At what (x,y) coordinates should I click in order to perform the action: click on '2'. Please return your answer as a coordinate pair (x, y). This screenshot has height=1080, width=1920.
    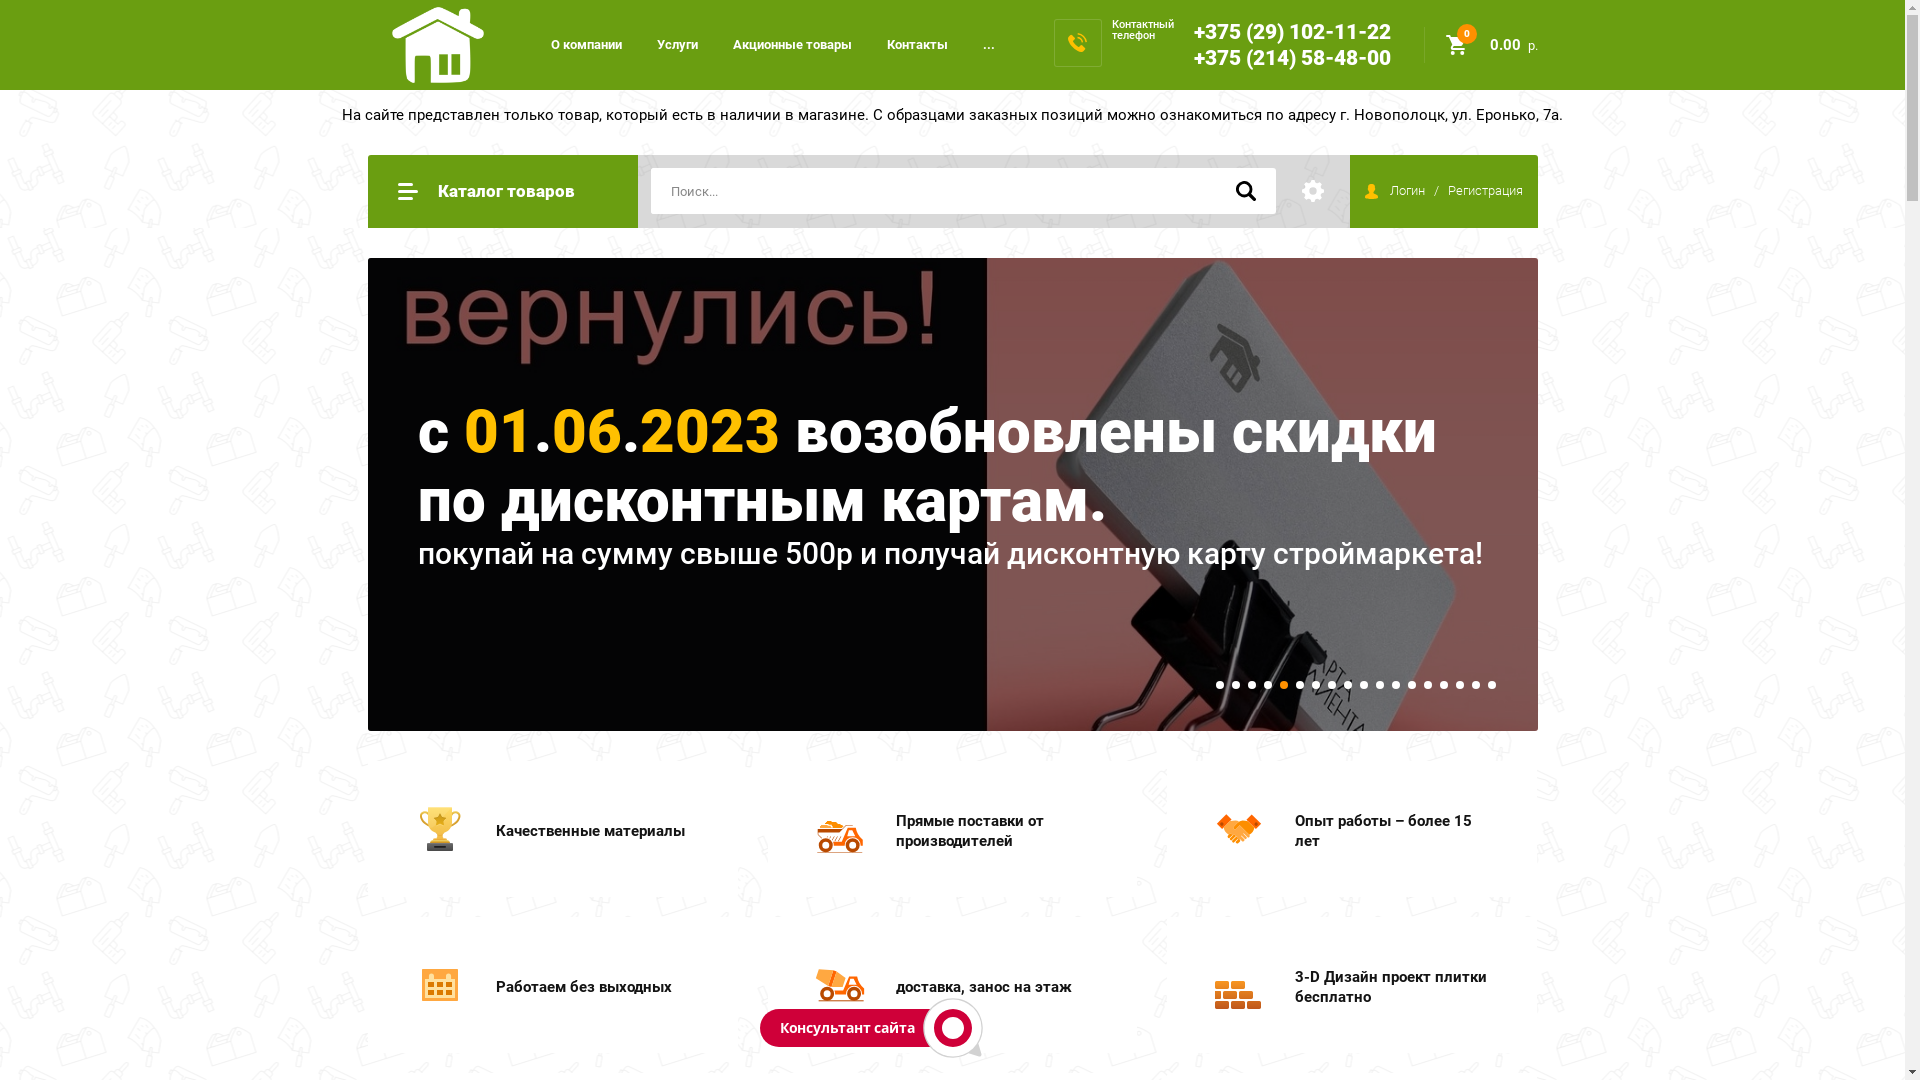
    Looking at the image, I should click on (1235, 684).